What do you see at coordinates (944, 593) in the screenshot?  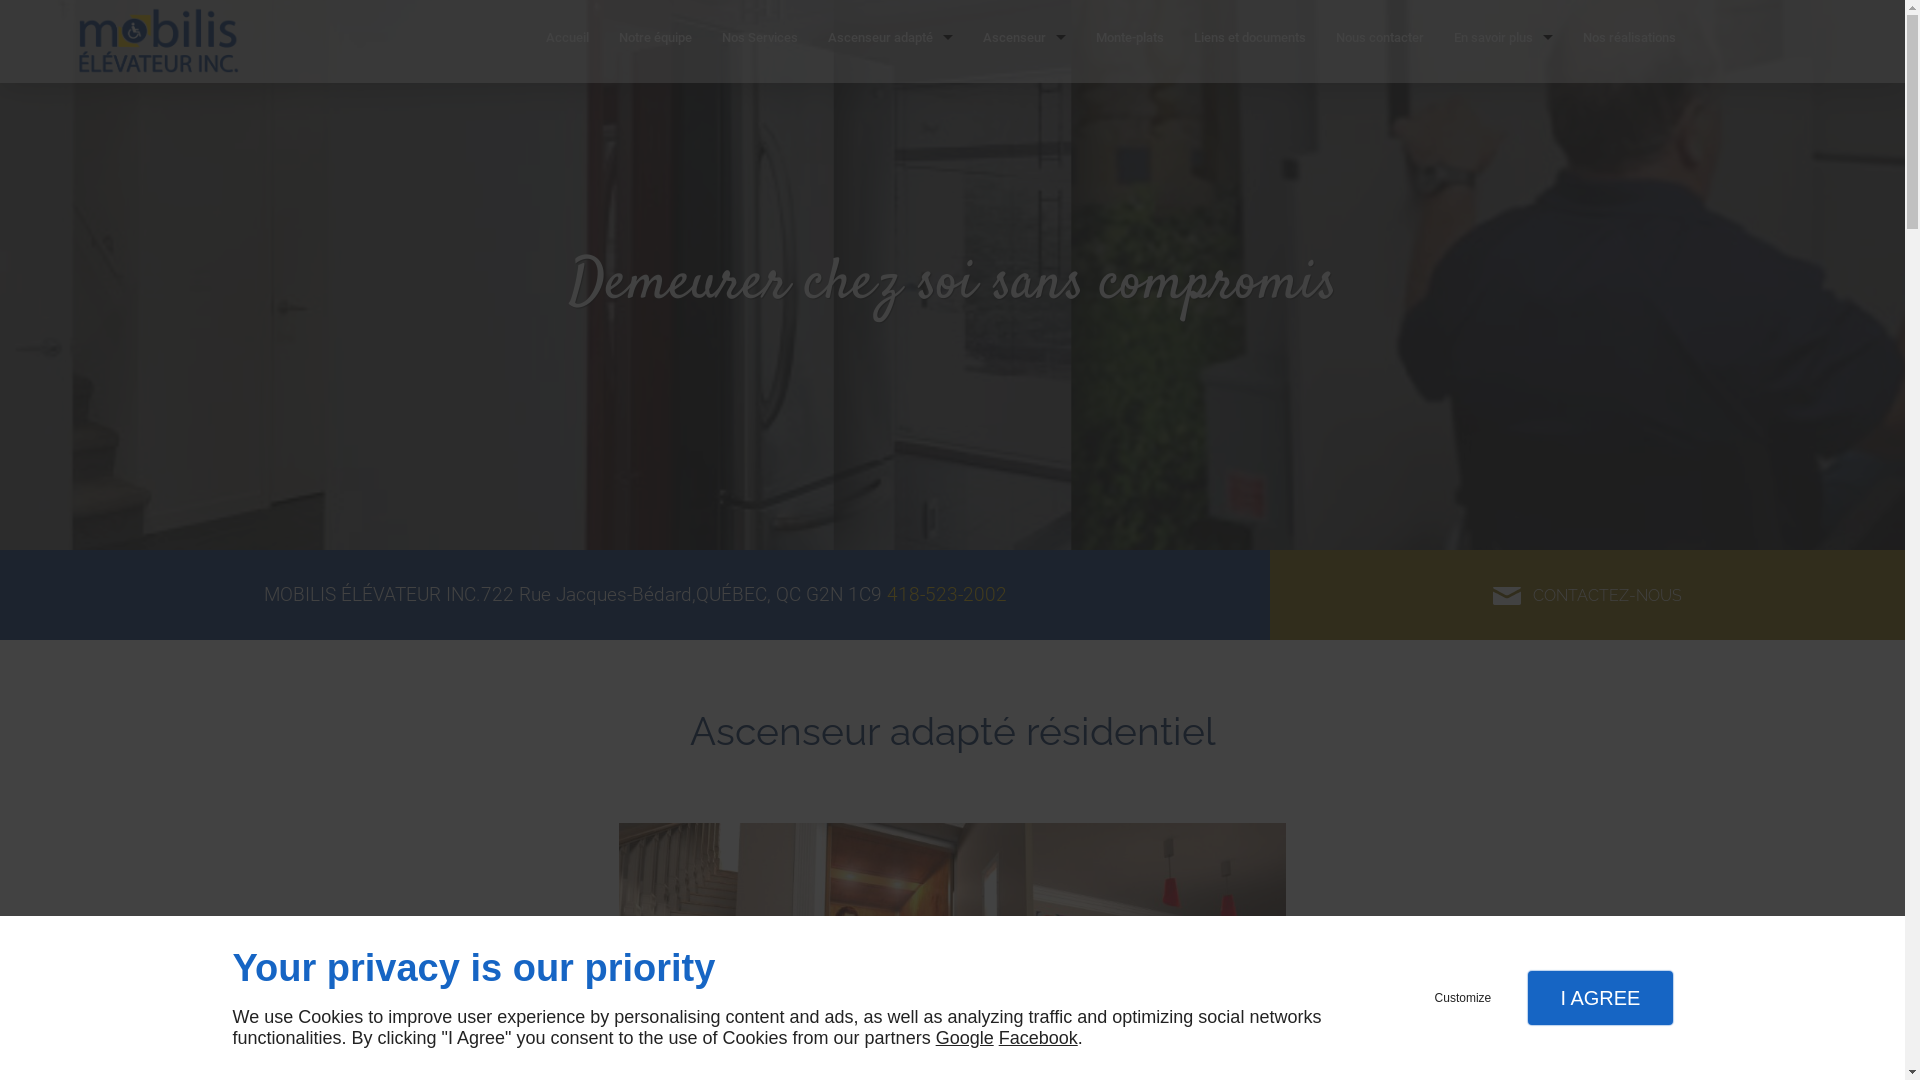 I see `'418-523-2002'` at bounding box center [944, 593].